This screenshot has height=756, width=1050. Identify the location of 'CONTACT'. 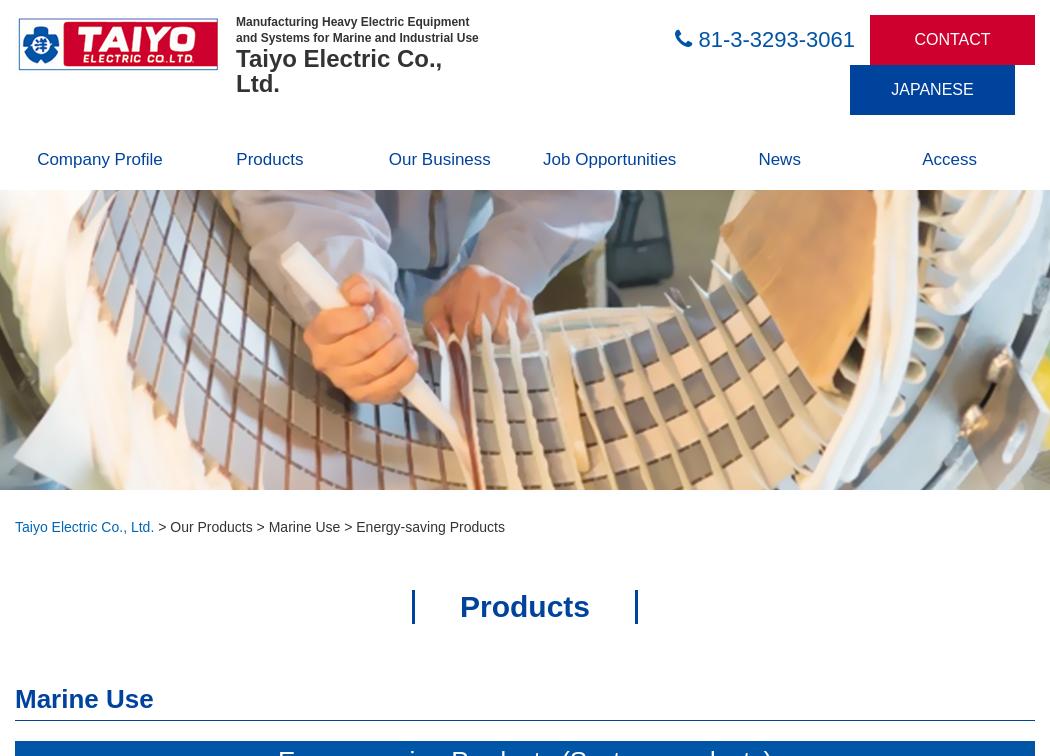
(951, 39).